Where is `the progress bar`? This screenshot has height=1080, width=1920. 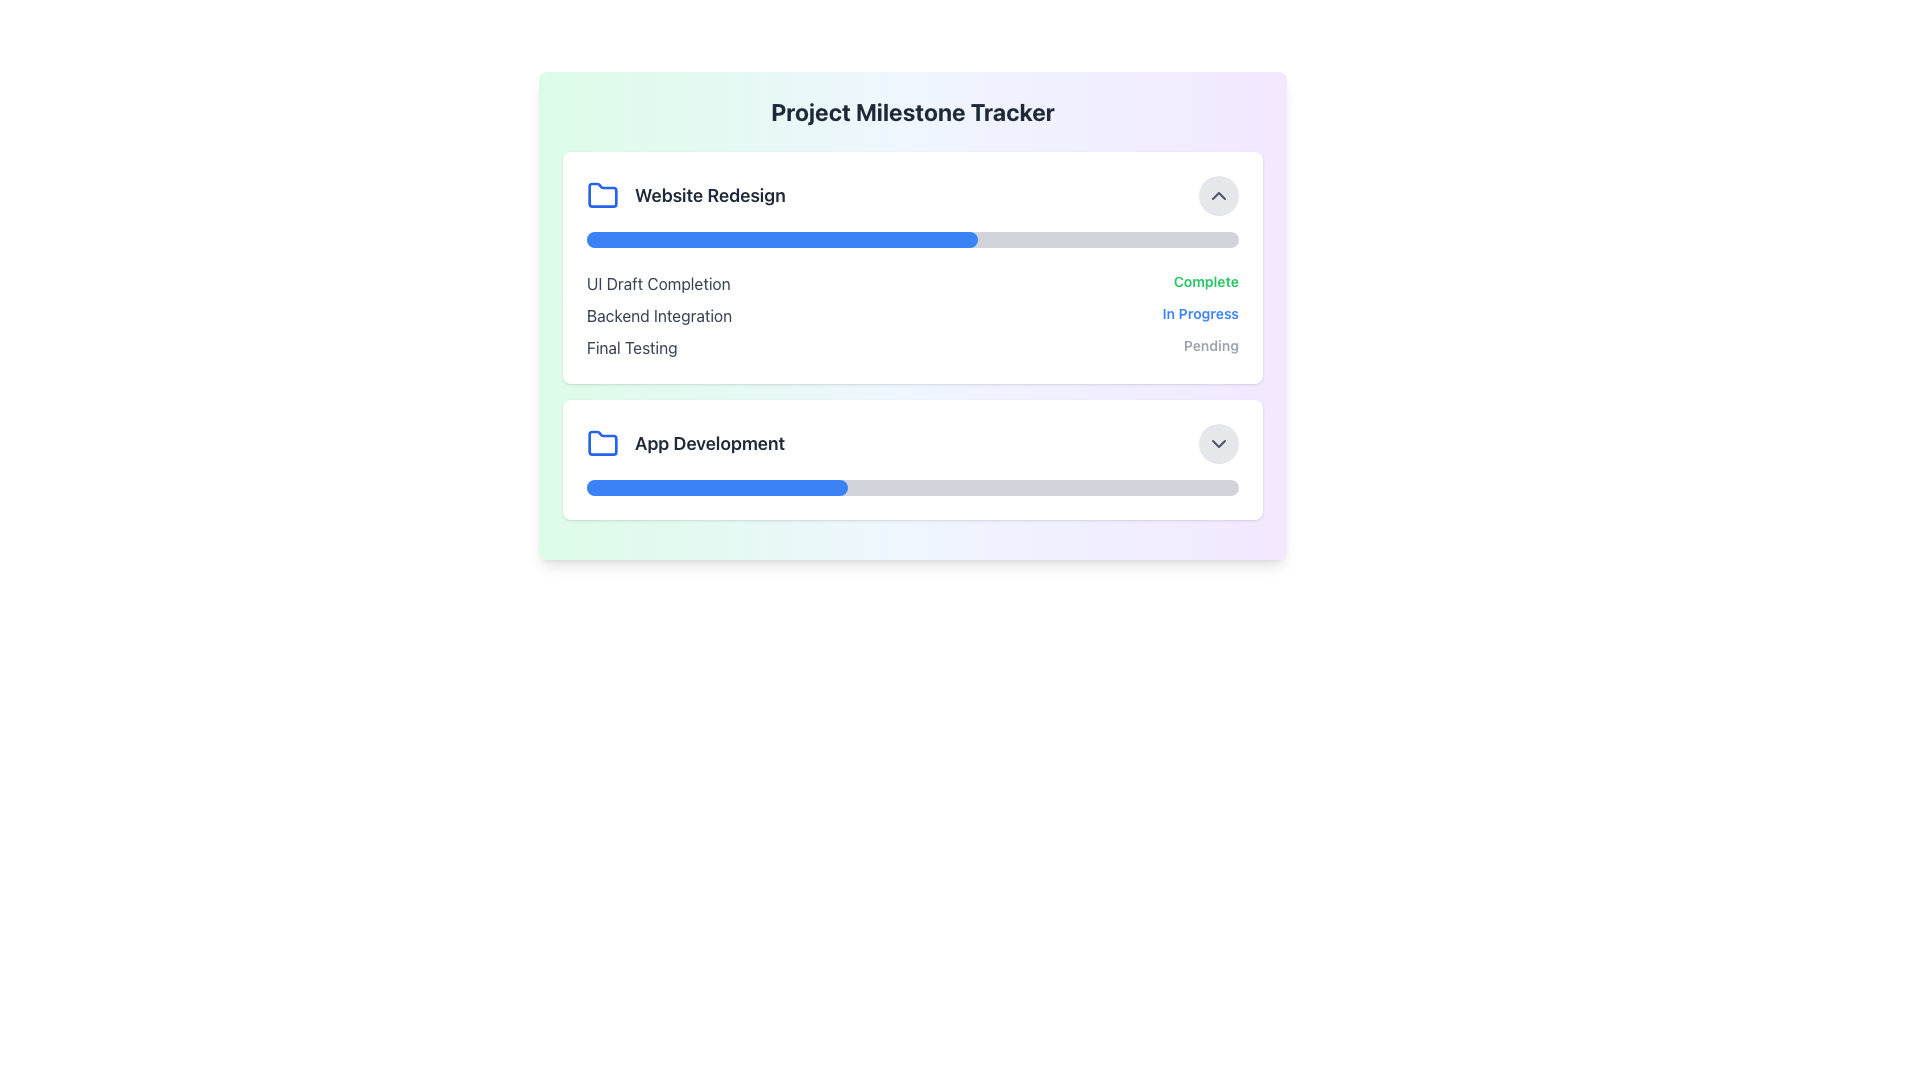 the progress bar is located at coordinates (828, 238).